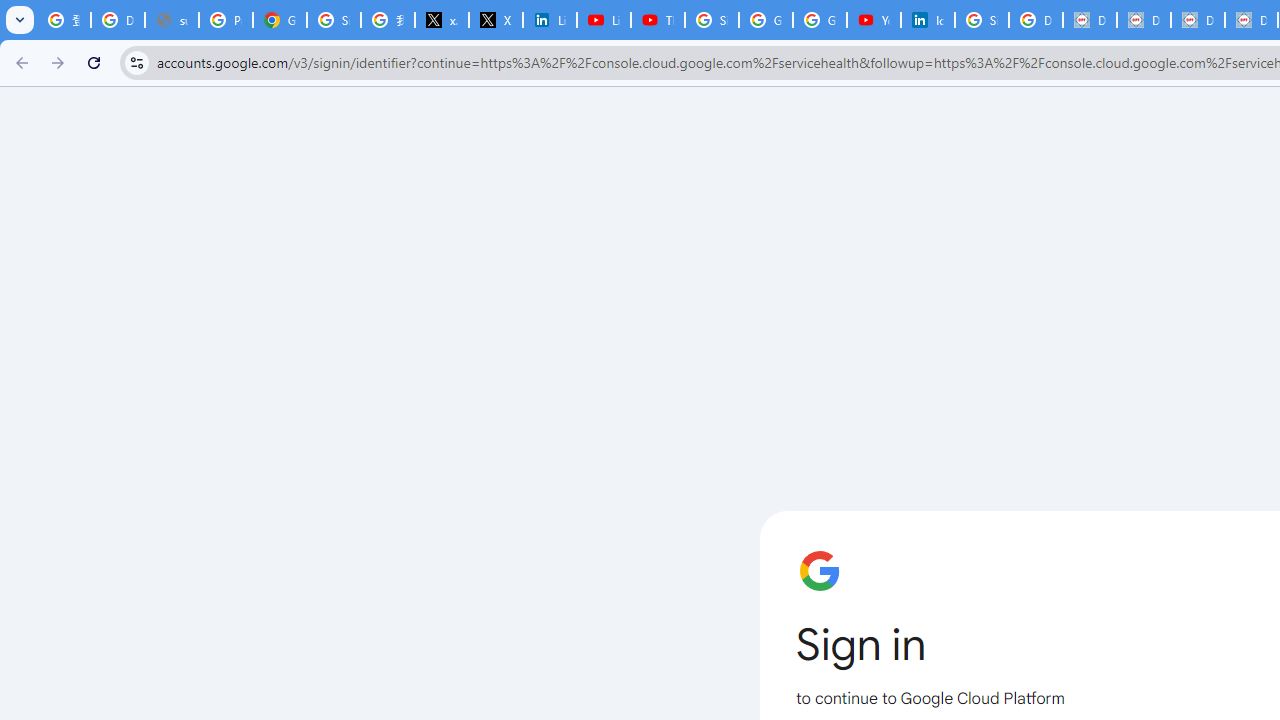  Describe the element at coordinates (603, 20) in the screenshot. I see `'LinkedIn - YouTube'` at that location.